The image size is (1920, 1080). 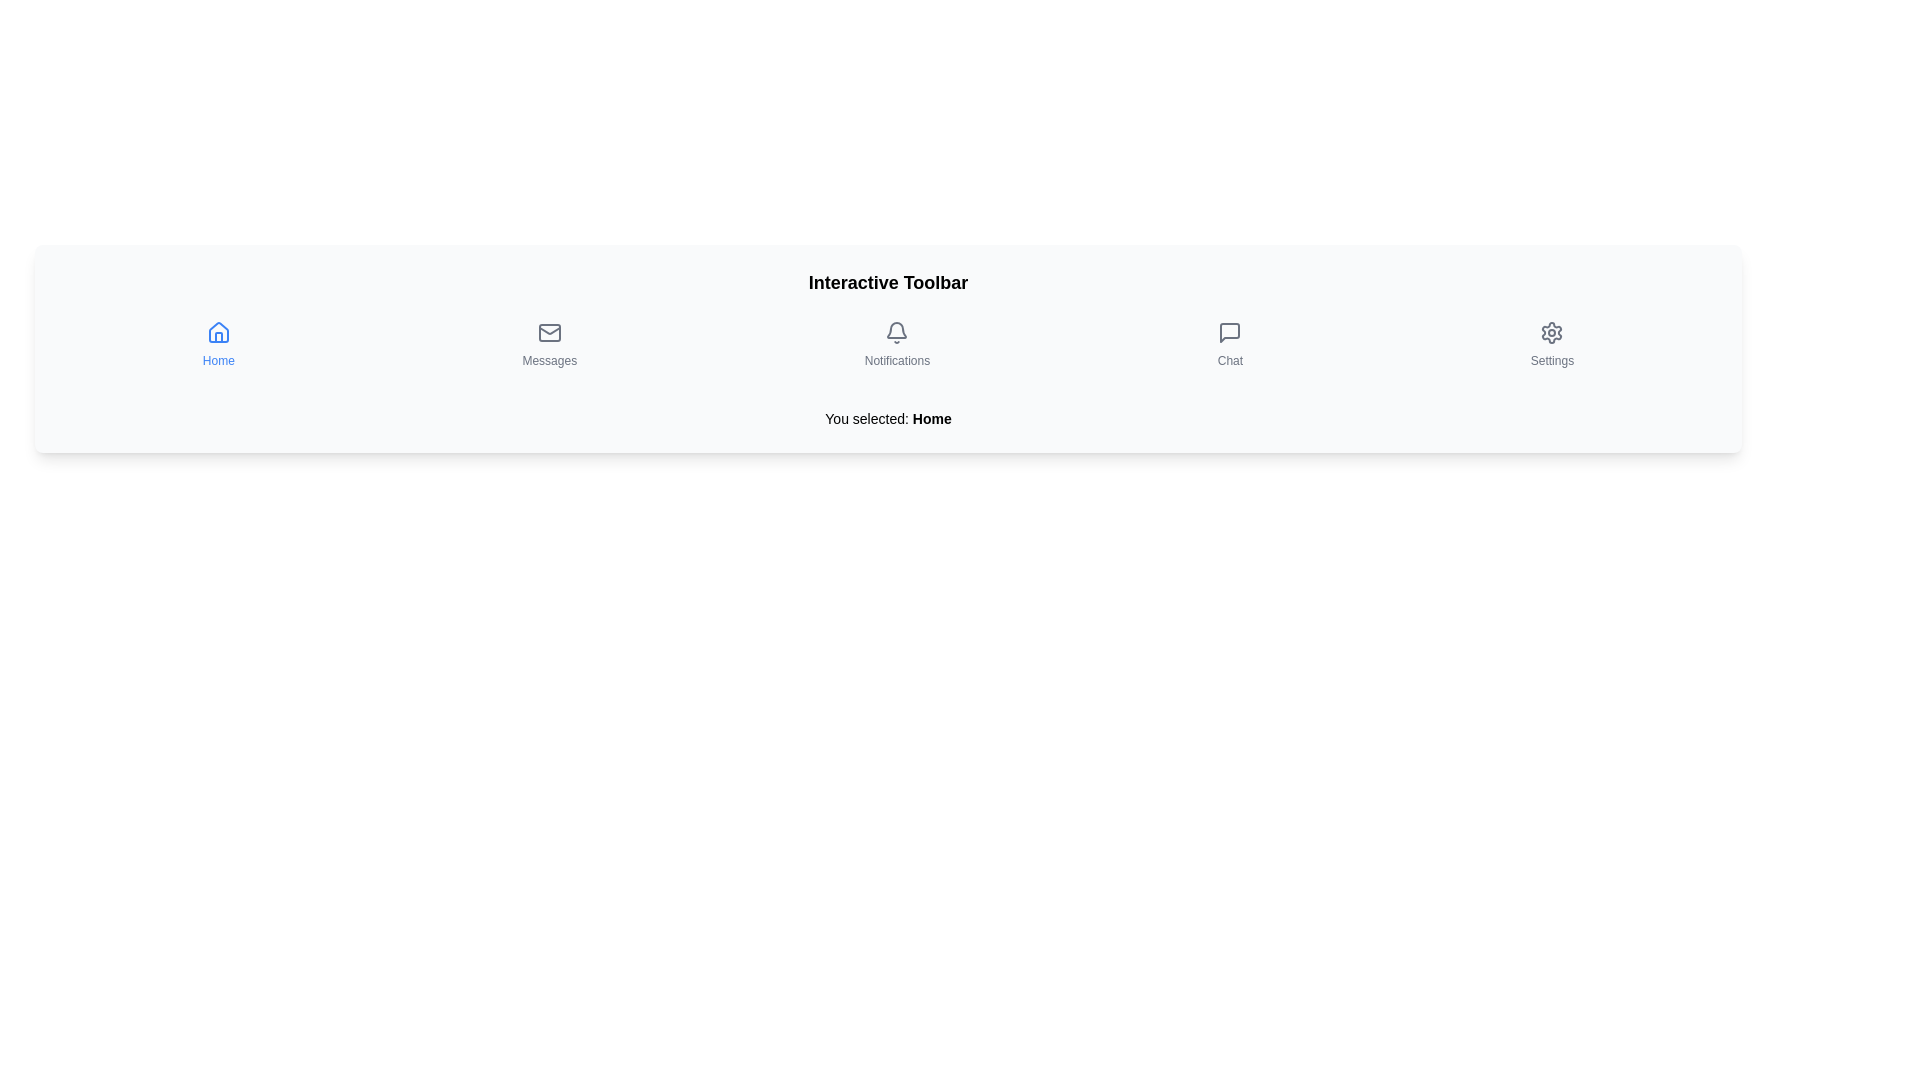 I want to click on the mail-shaped icon on the toolbar, located under the 'Messages' label, so click(x=549, y=331).